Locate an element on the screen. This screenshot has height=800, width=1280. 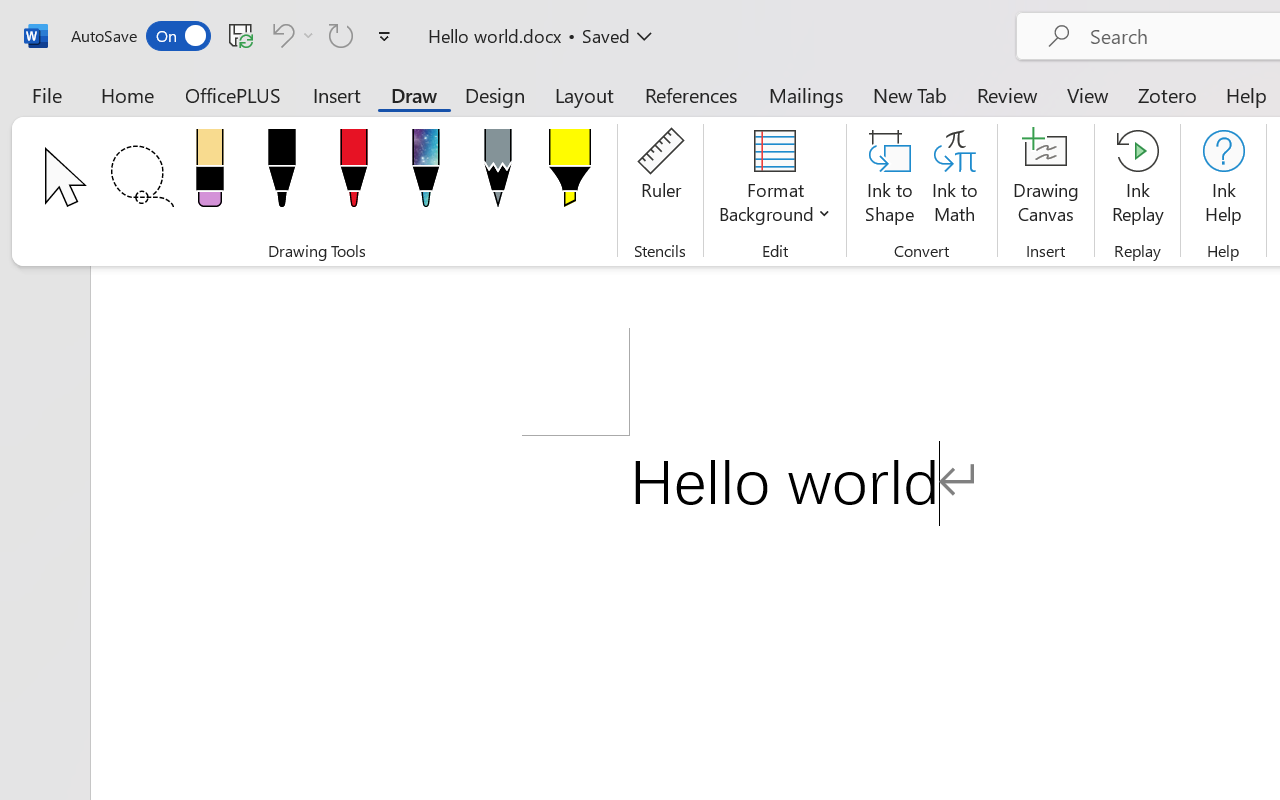
'Customize Quick Access Toolbar' is located at coordinates (384, 35).